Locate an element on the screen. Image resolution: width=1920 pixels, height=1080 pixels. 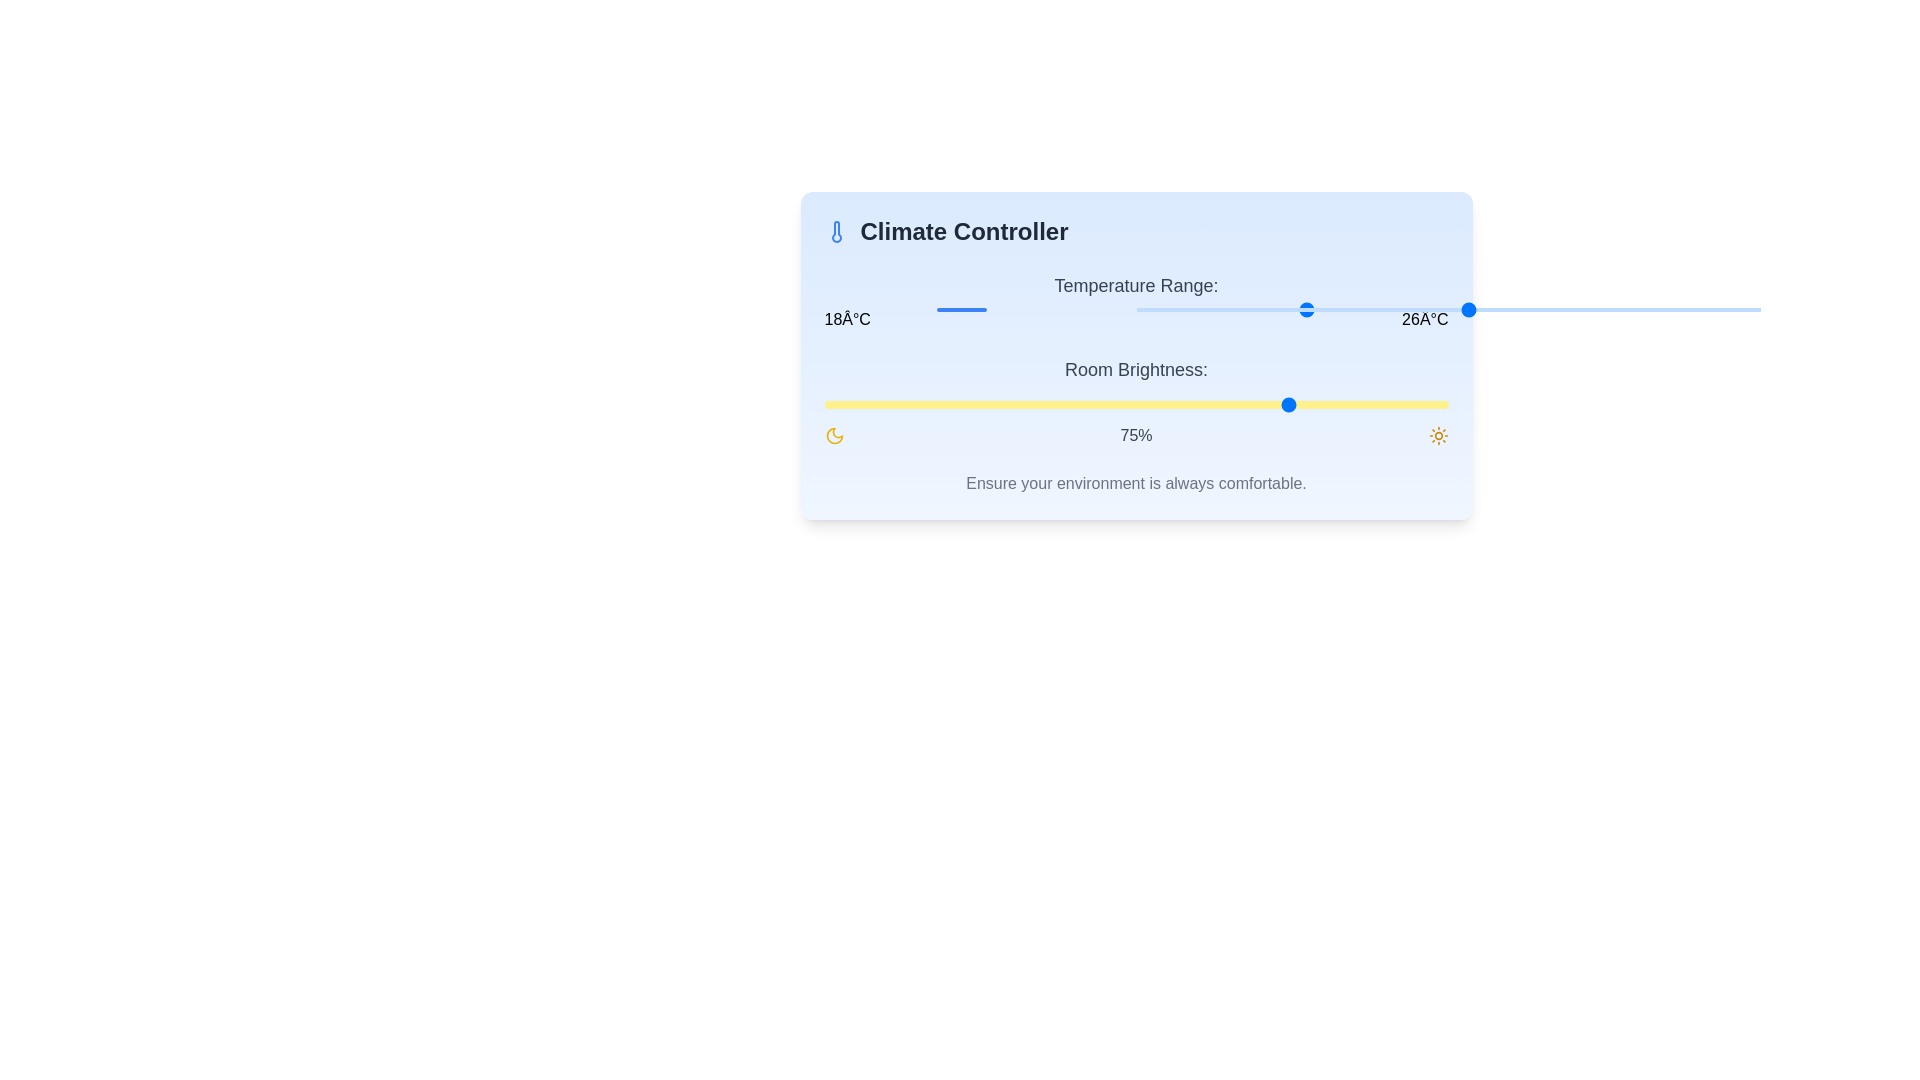
the room brightness is located at coordinates (904, 405).